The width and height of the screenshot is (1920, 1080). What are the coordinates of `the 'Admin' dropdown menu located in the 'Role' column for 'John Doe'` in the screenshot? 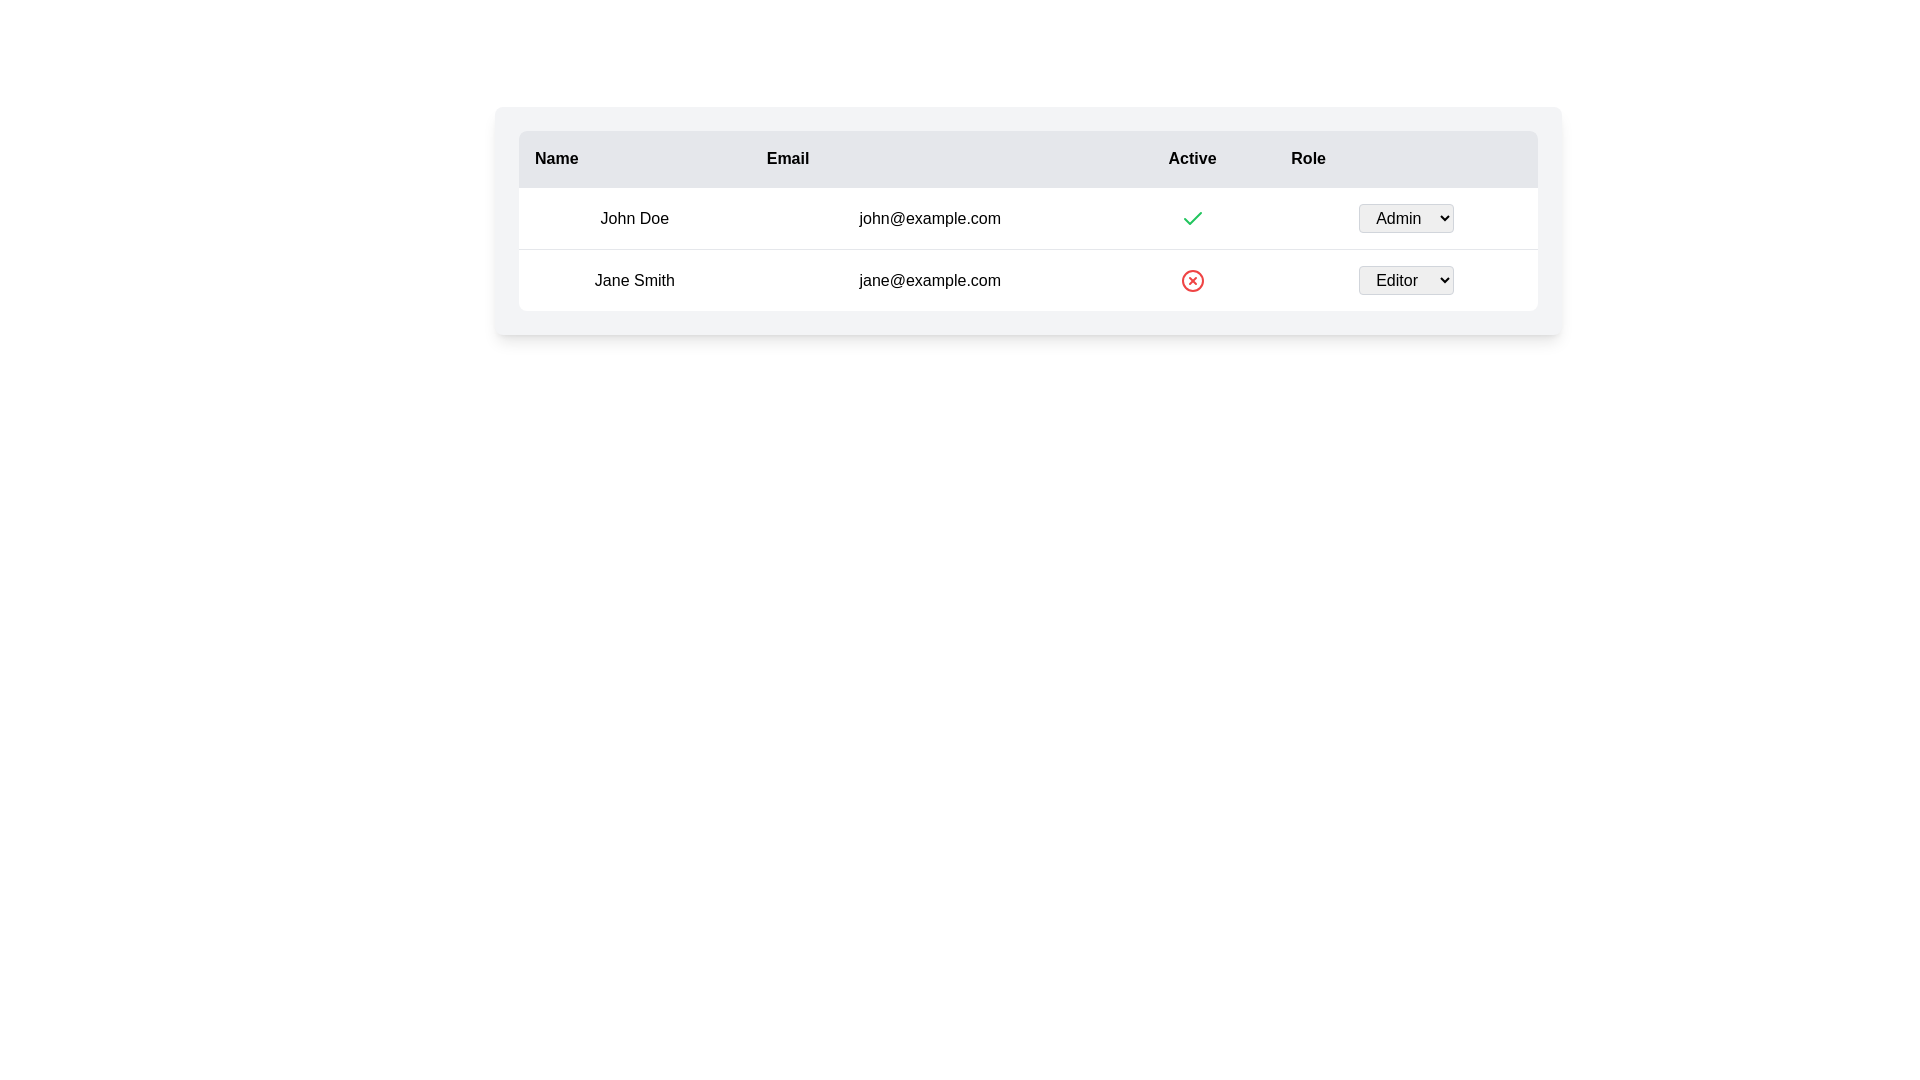 It's located at (1405, 218).